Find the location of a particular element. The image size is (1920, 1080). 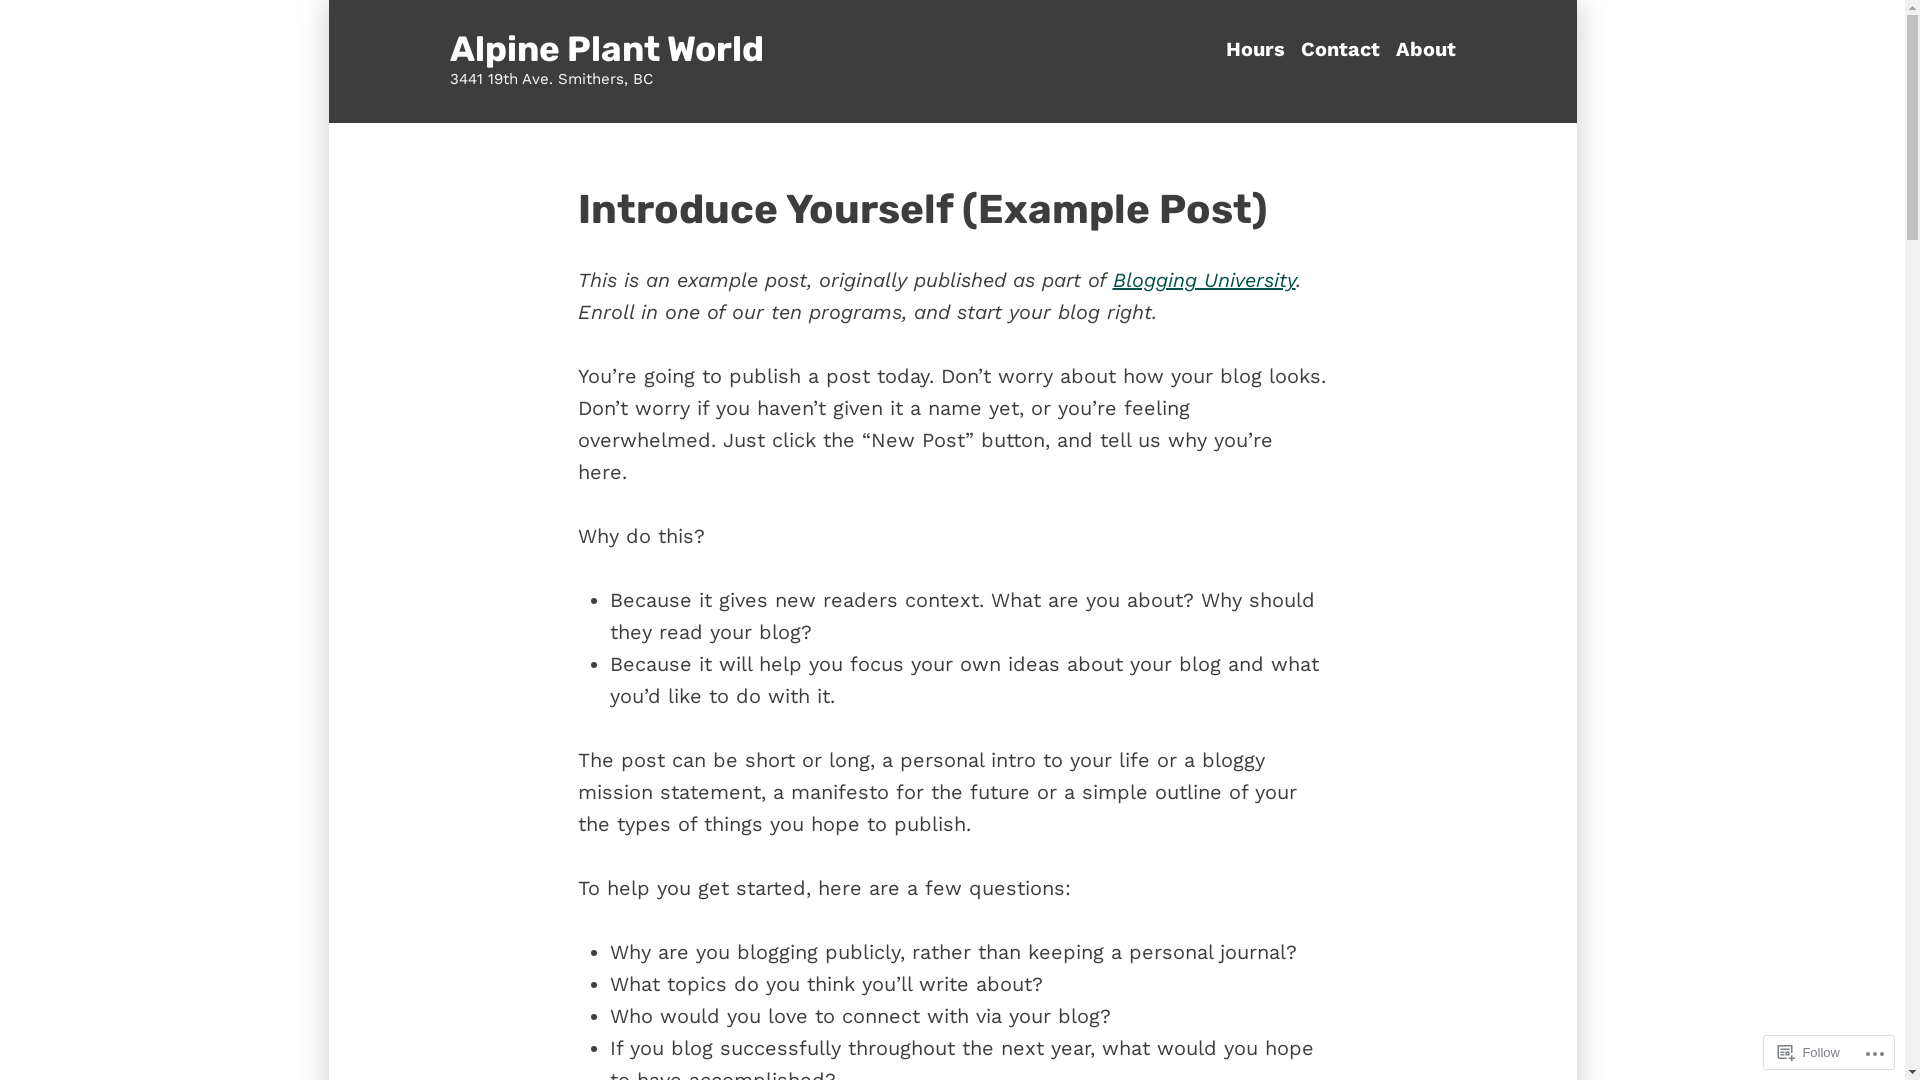

'Hours' is located at coordinates (1258, 48).